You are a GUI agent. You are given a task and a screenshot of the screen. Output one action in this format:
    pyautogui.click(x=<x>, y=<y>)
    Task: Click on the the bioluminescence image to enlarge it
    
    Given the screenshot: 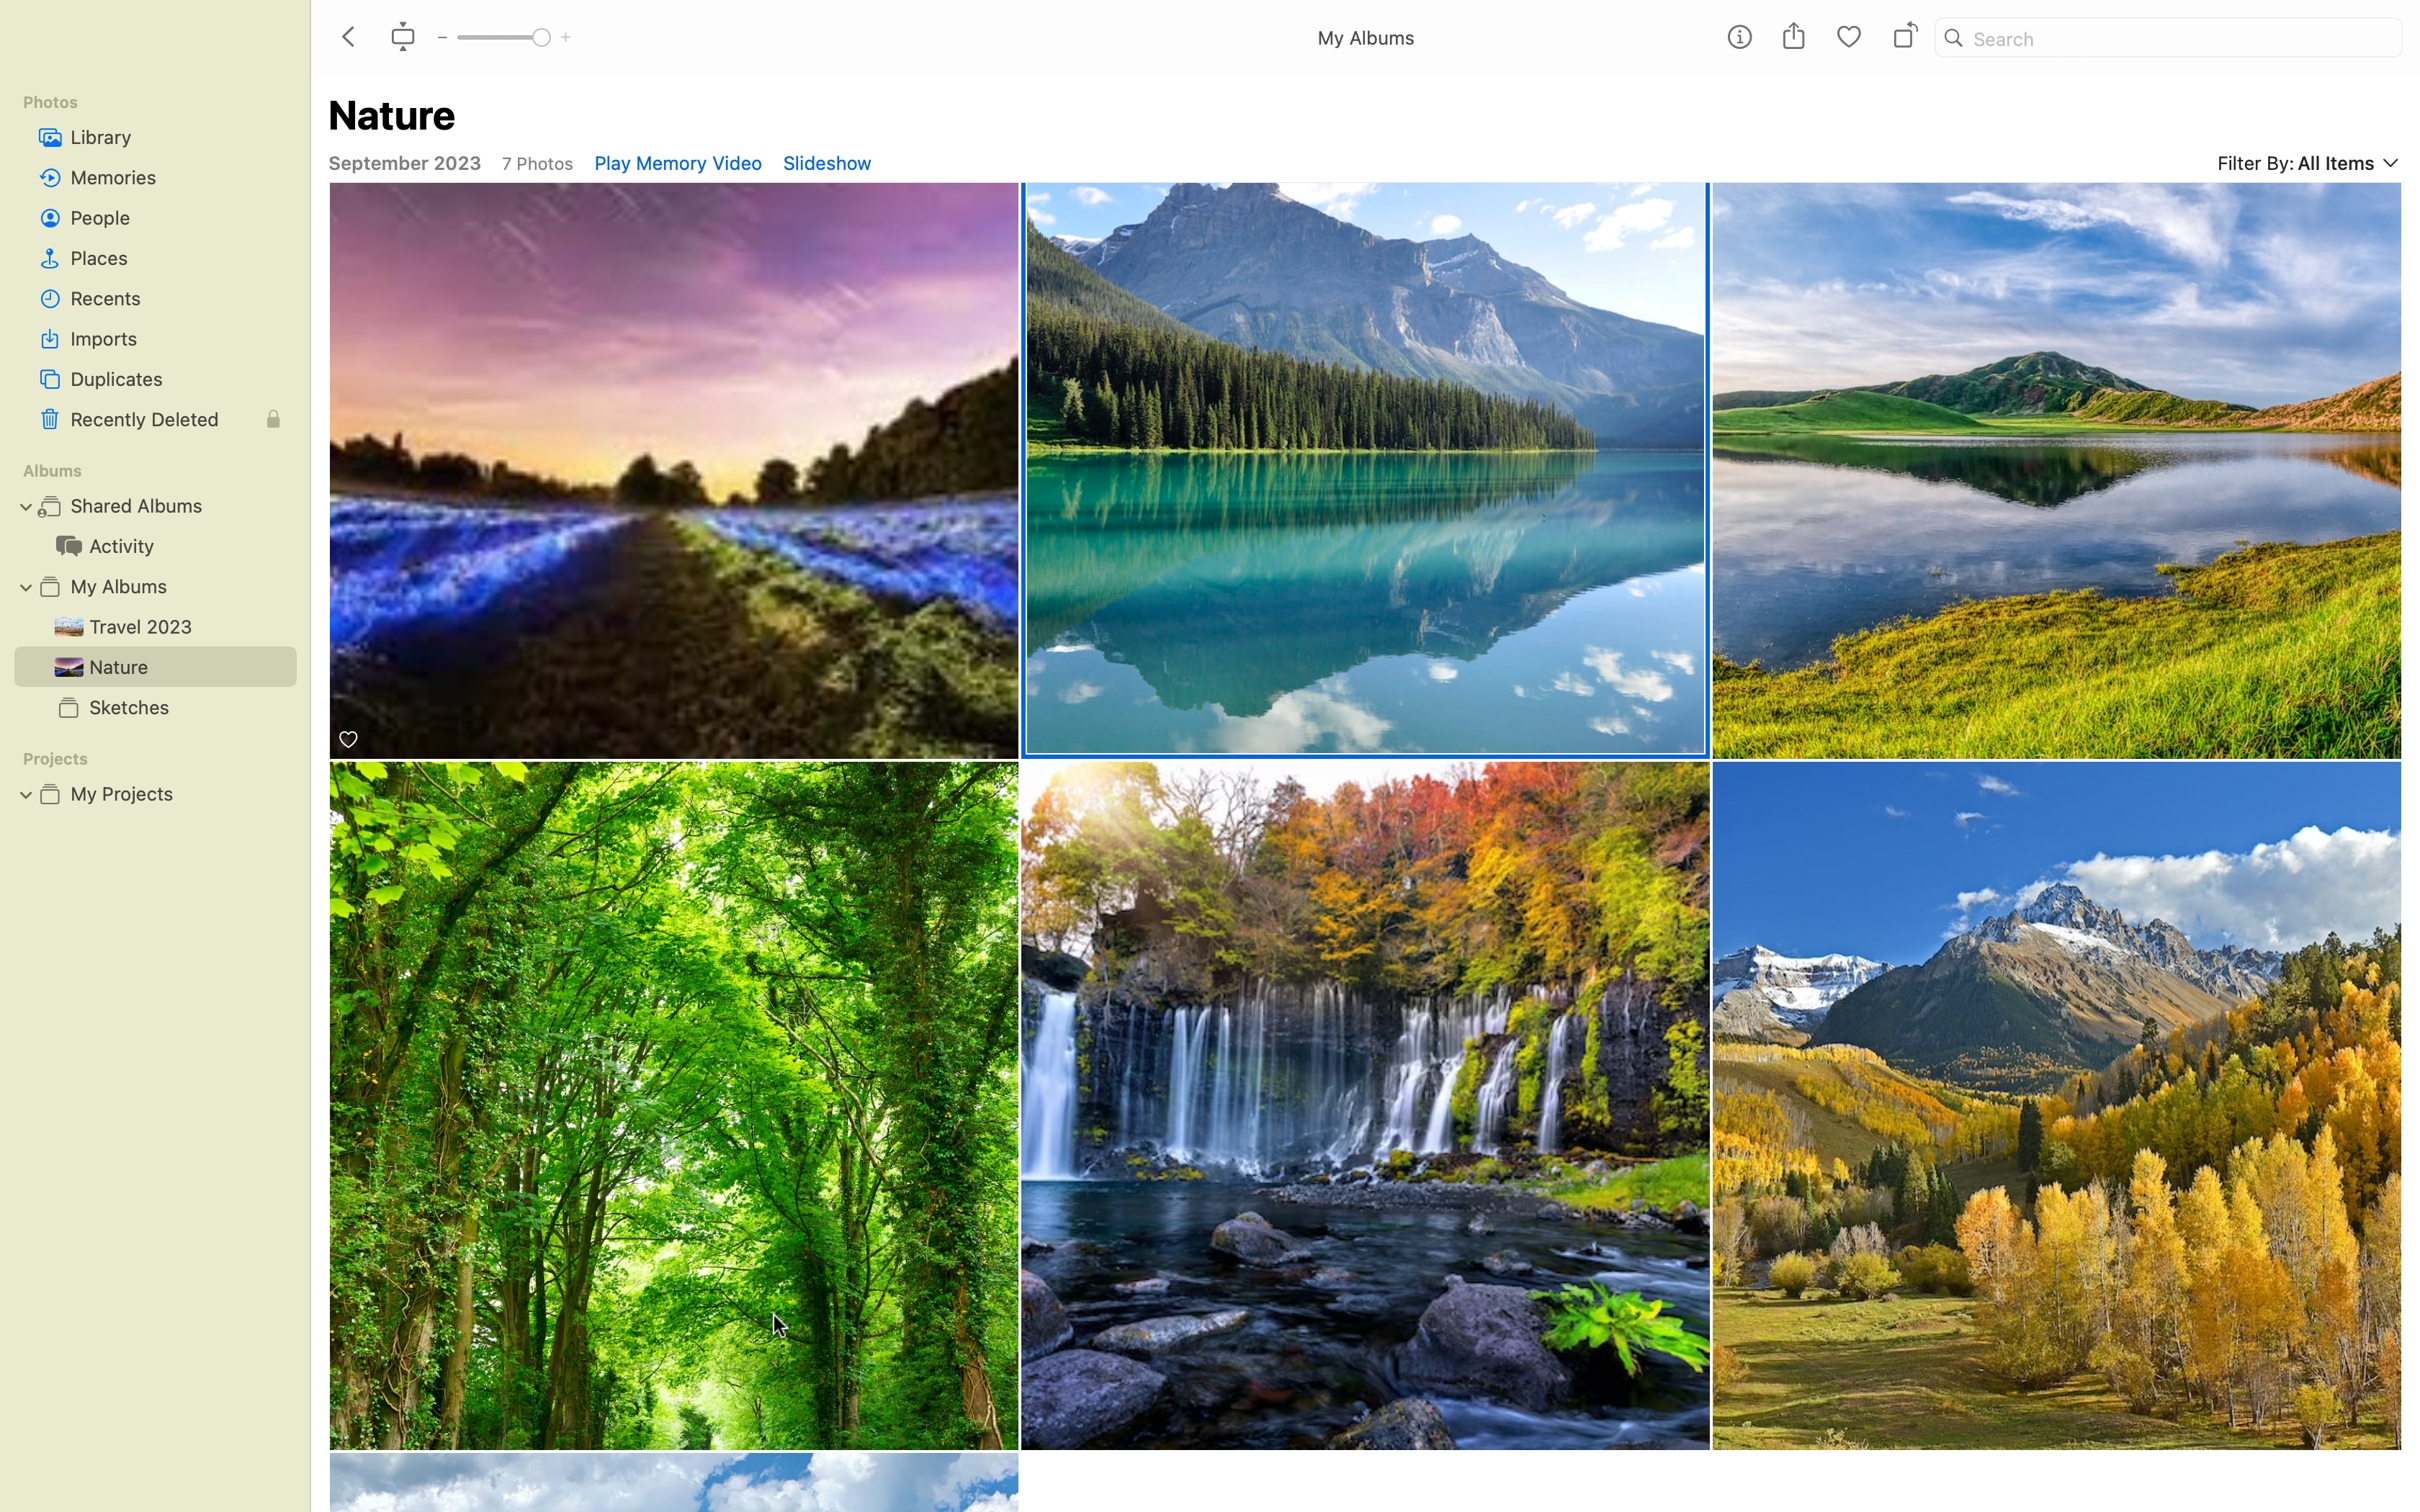 What is the action you would take?
    pyautogui.click(x=674, y=472)
    